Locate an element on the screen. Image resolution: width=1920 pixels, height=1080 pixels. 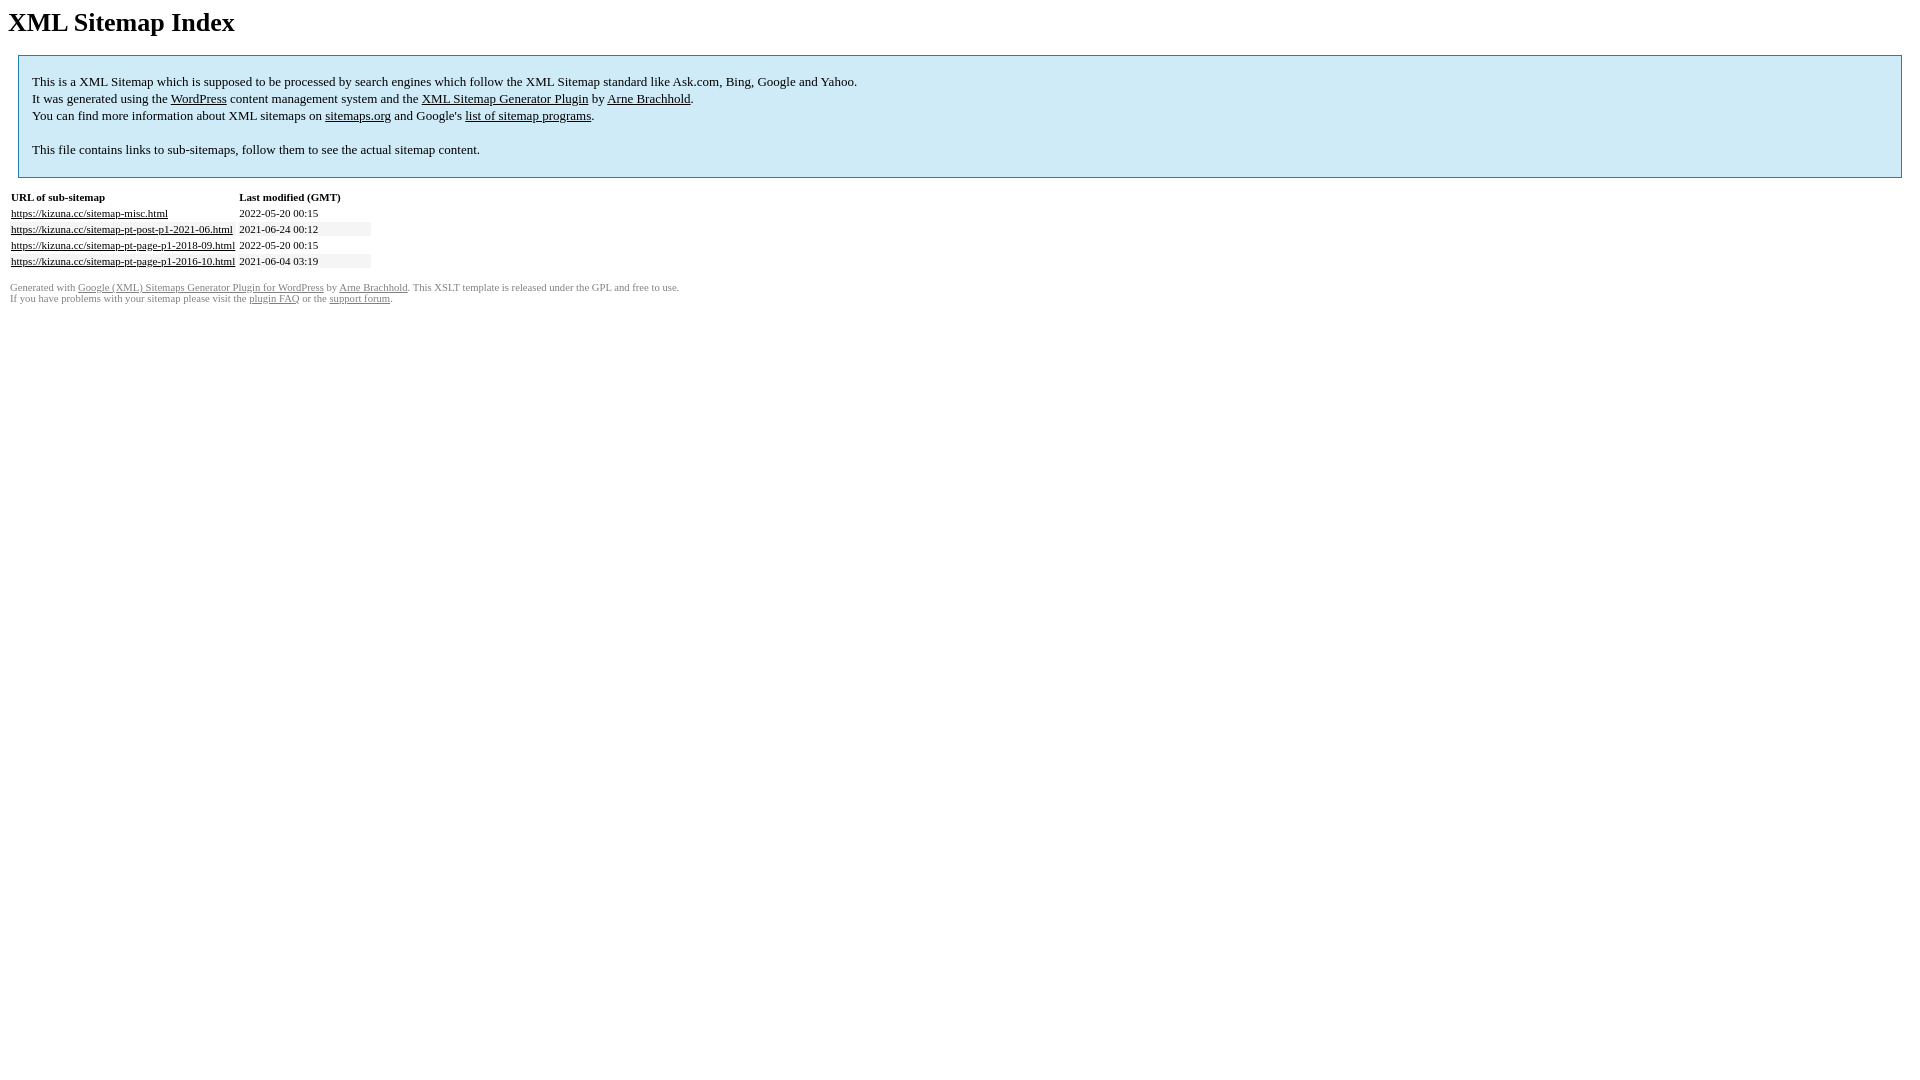
'list of sitemap programs' is located at coordinates (528, 115).